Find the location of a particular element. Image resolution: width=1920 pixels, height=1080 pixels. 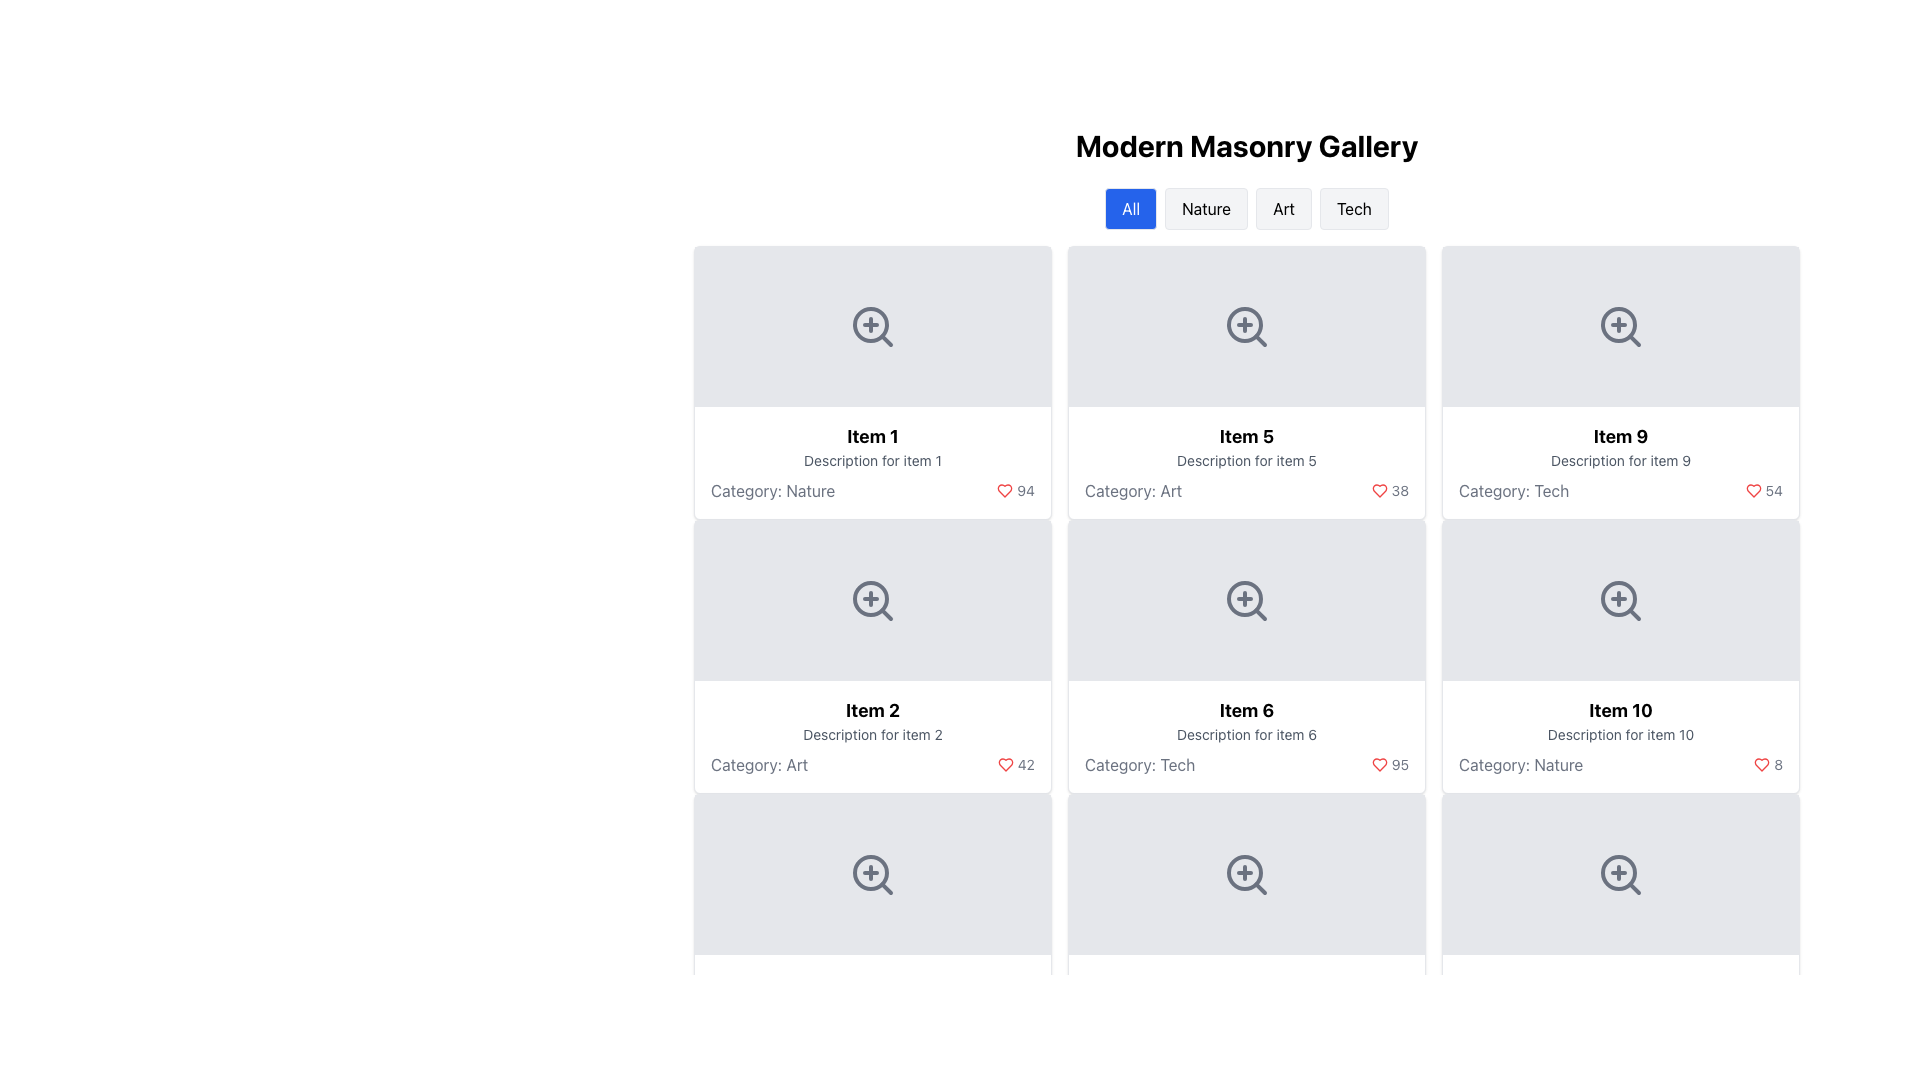

the SVG Circle element located at the center of the magnifying glass icon in 'Item 2' by clicking on it is located at coordinates (870, 597).